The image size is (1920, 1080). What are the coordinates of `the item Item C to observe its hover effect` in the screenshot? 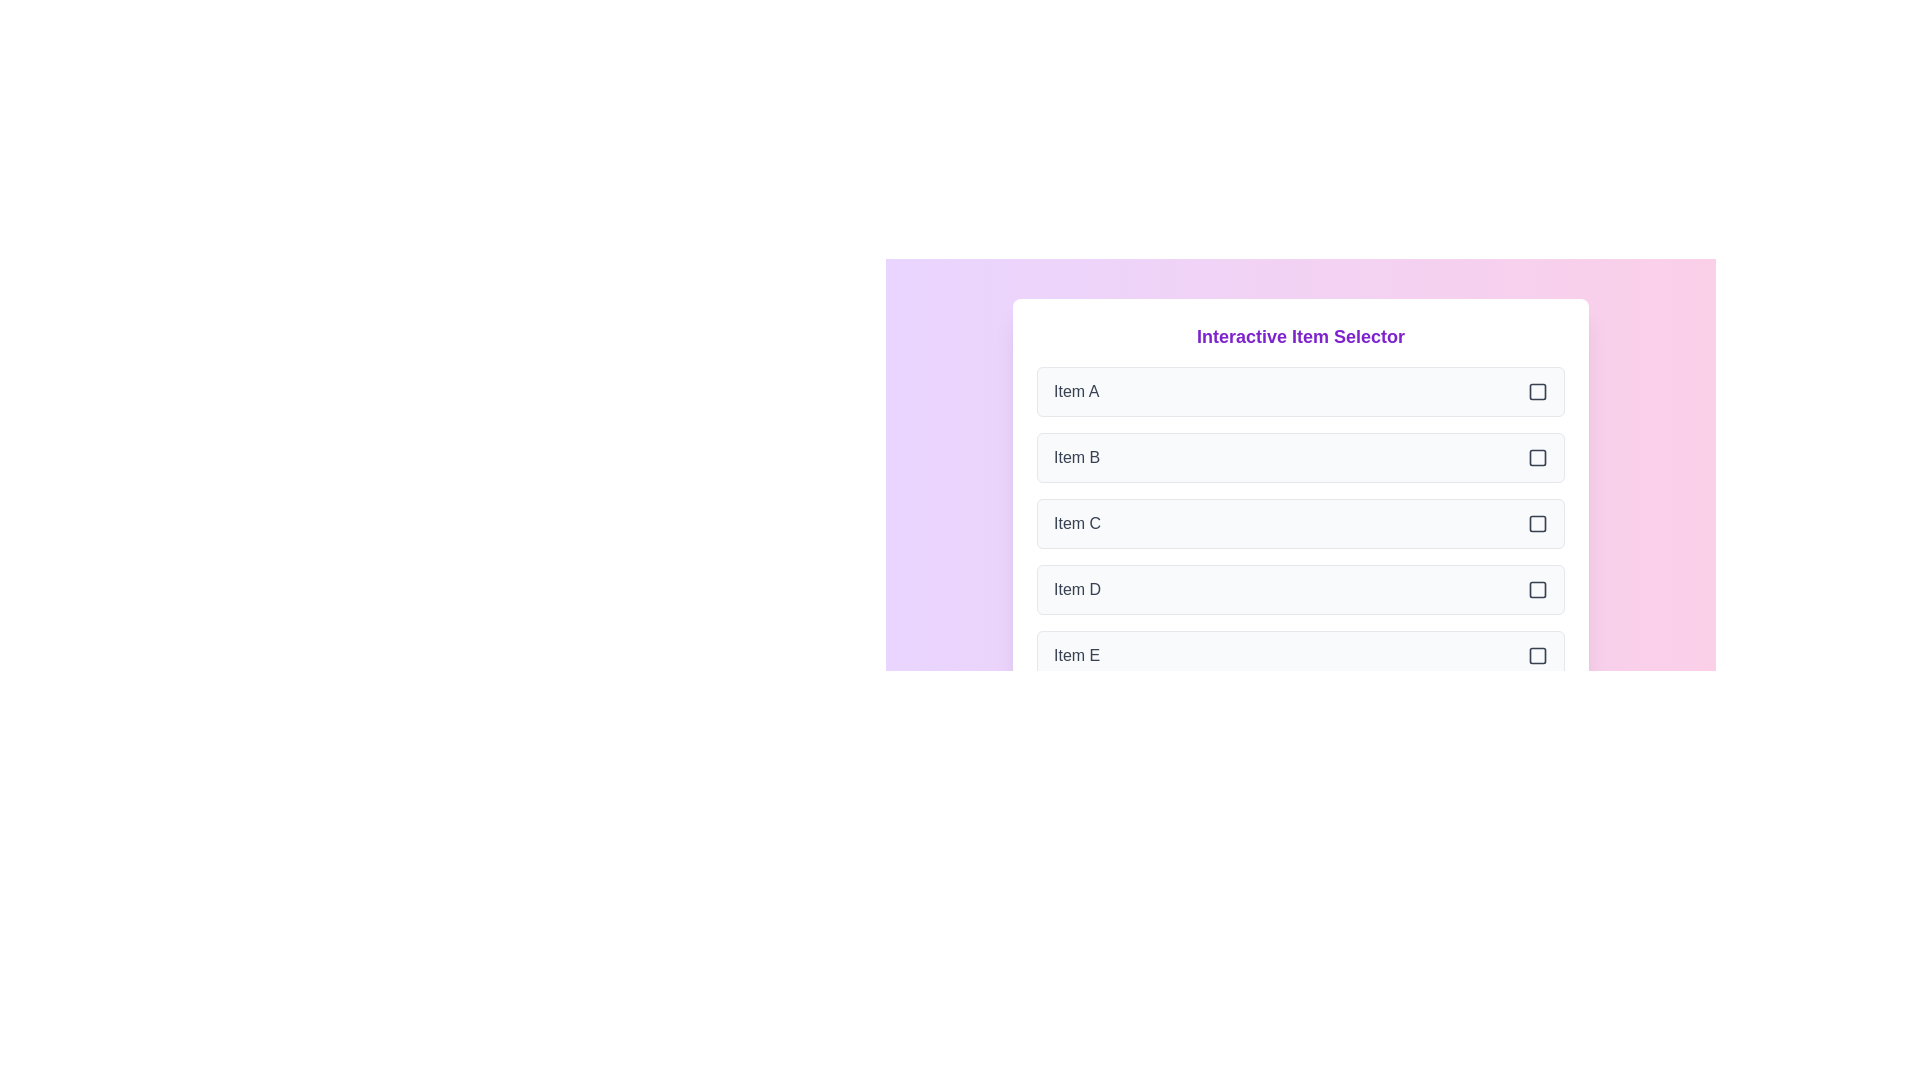 It's located at (1300, 523).